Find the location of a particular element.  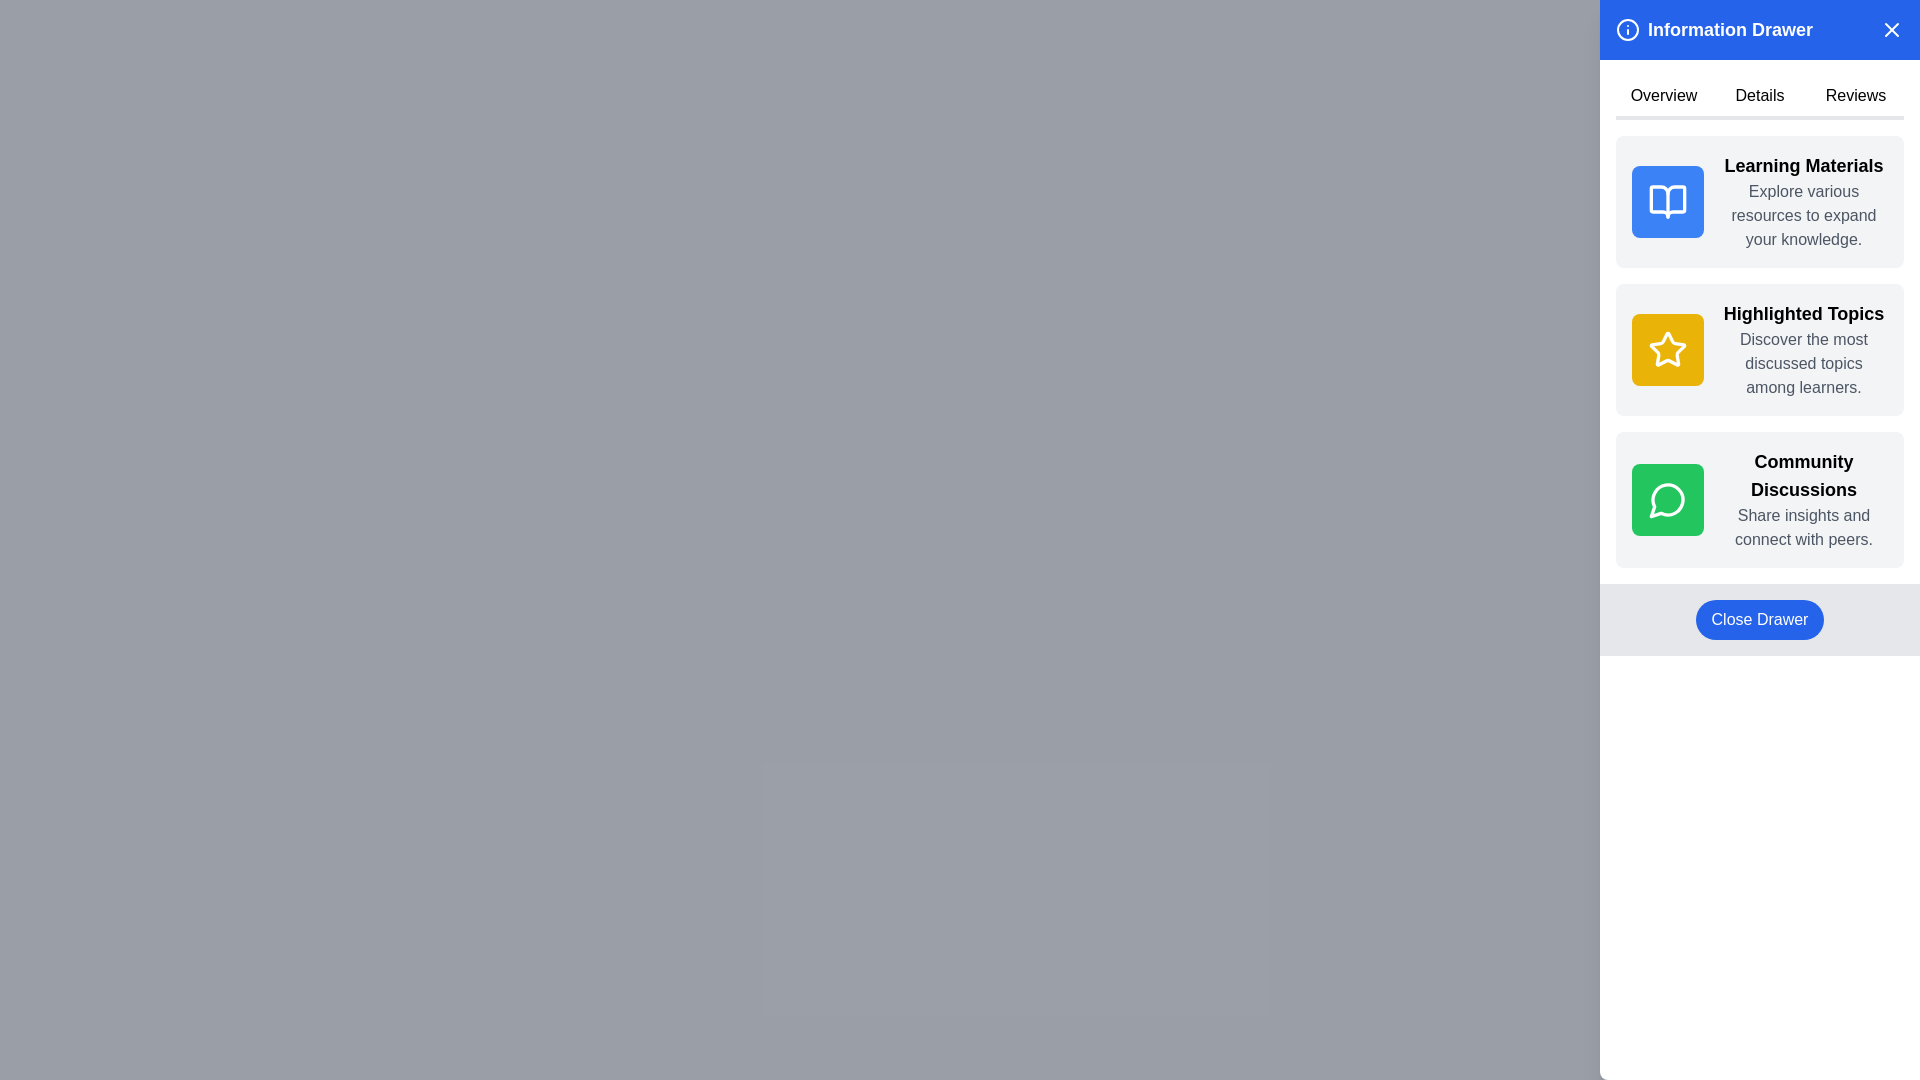

the 'Overview' navigation button, which is the first button in a group of three located at the top of the right-side panel is located at coordinates (1664, 97).